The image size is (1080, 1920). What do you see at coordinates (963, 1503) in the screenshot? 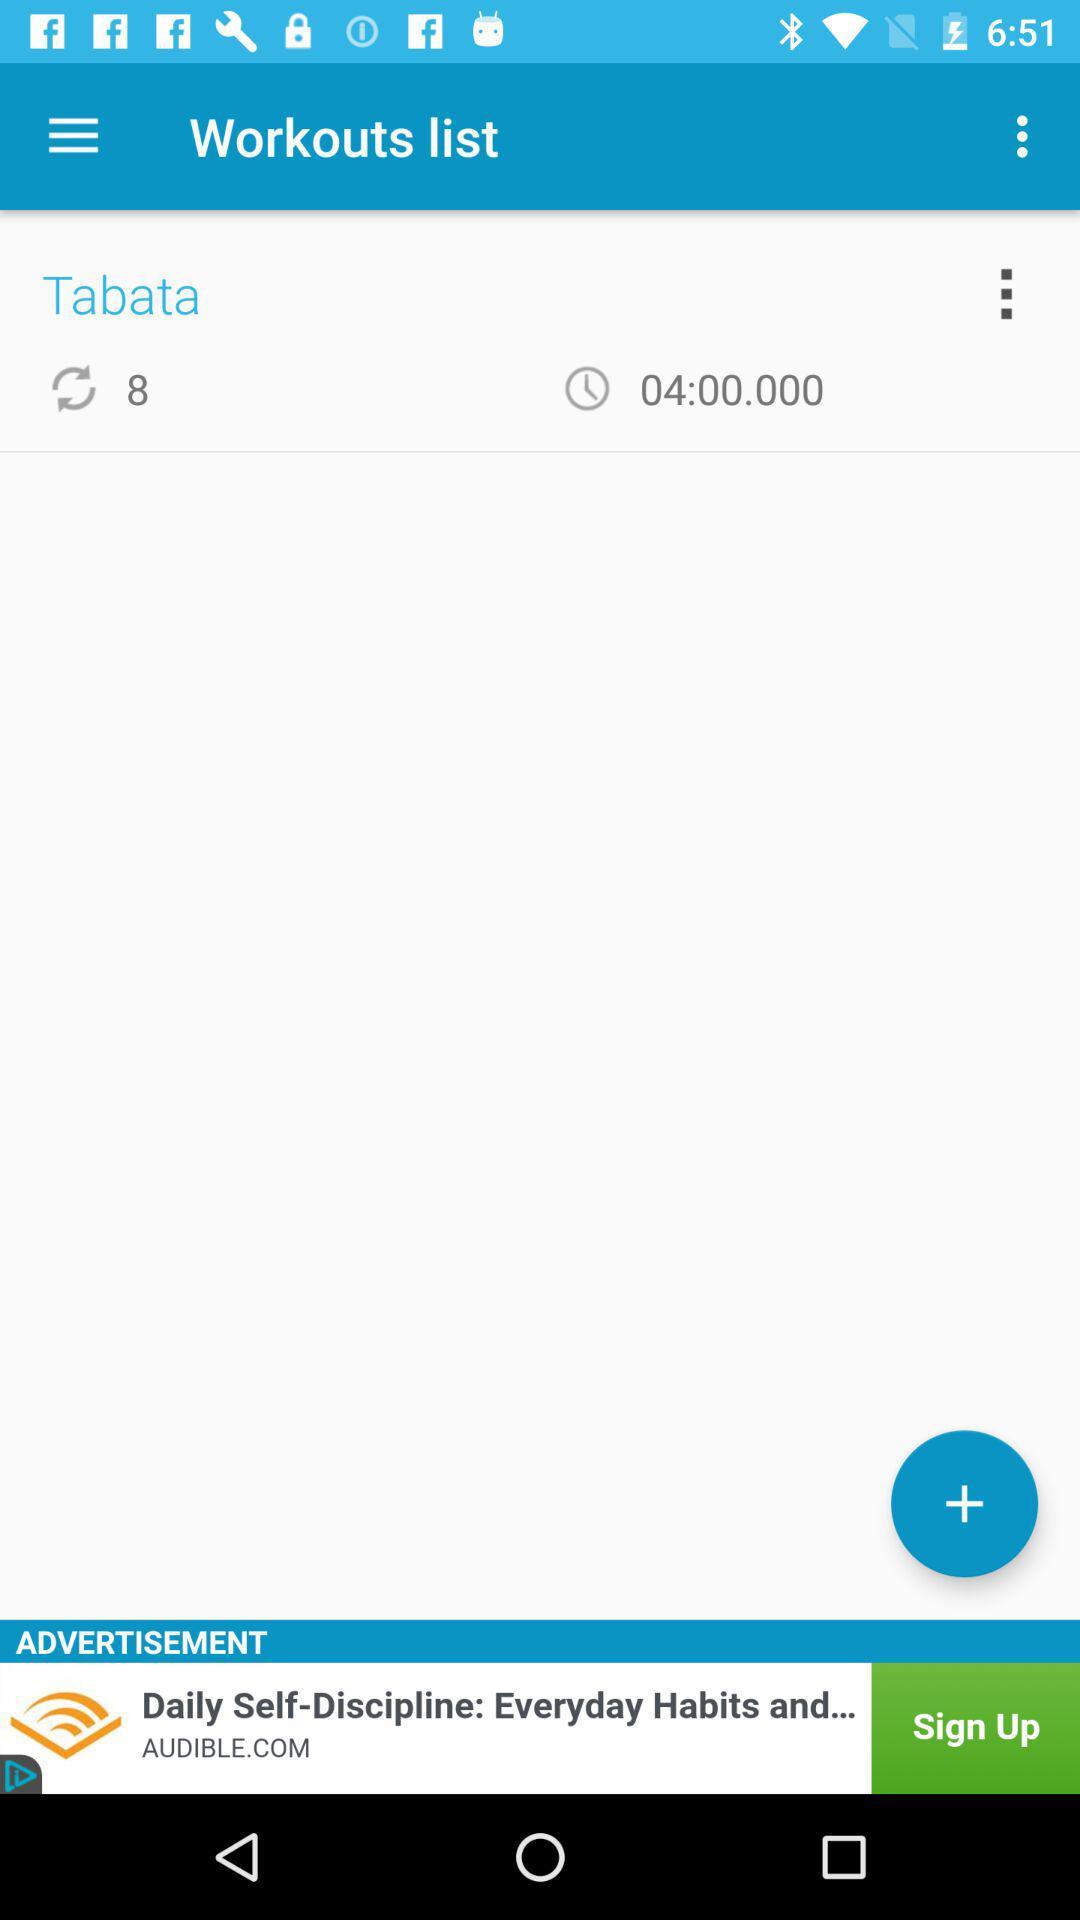
I see `workout list` at bounding box center [963, 1503].